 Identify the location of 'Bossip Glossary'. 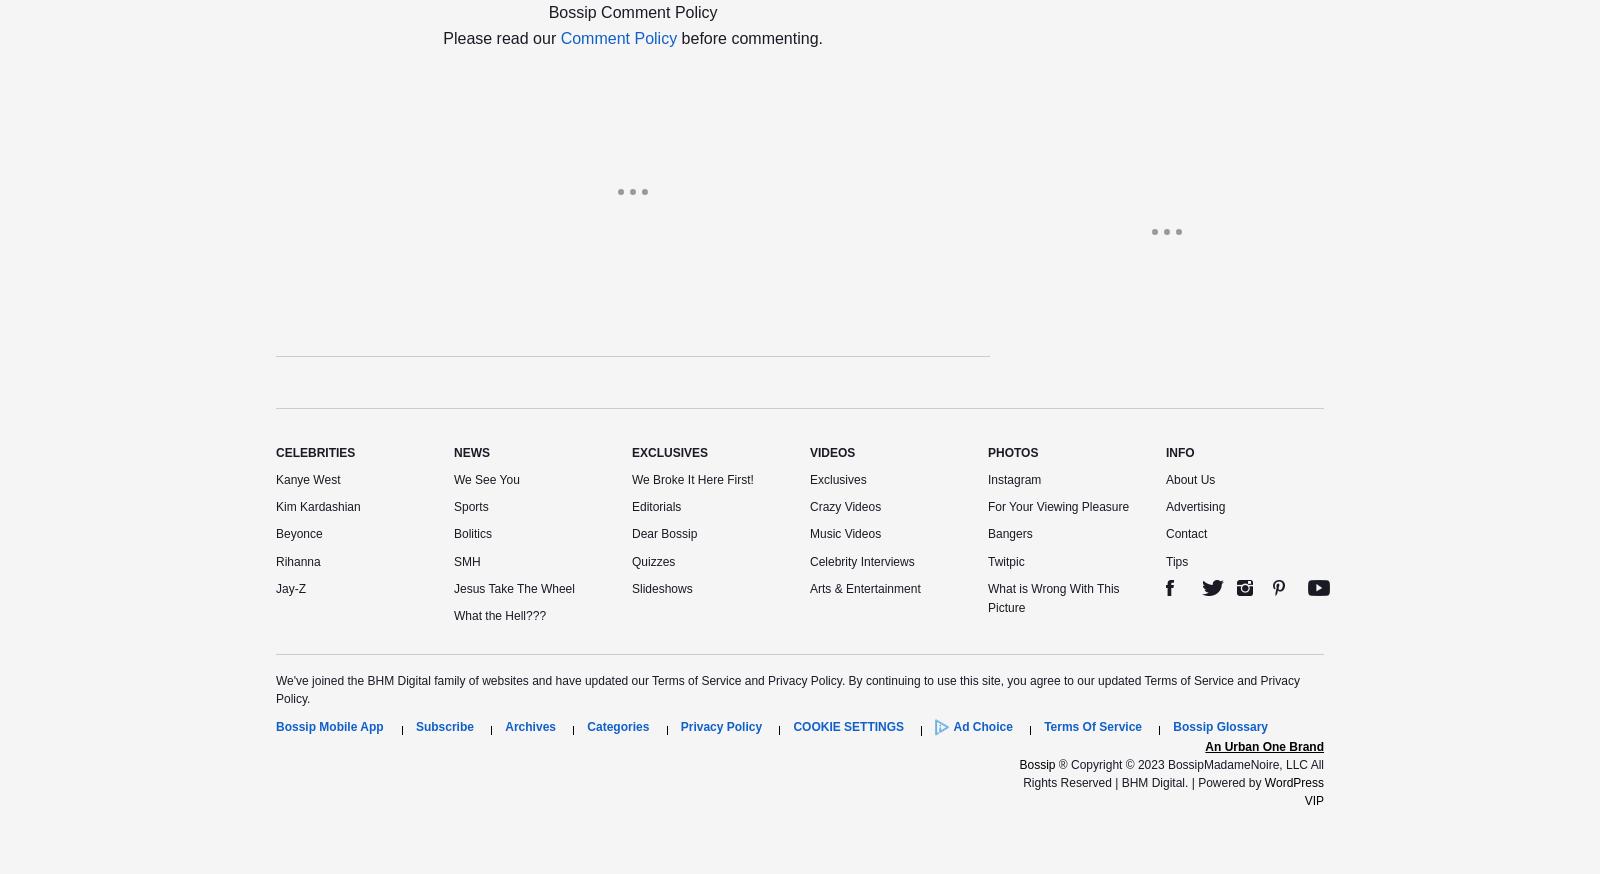
(1219, 726).